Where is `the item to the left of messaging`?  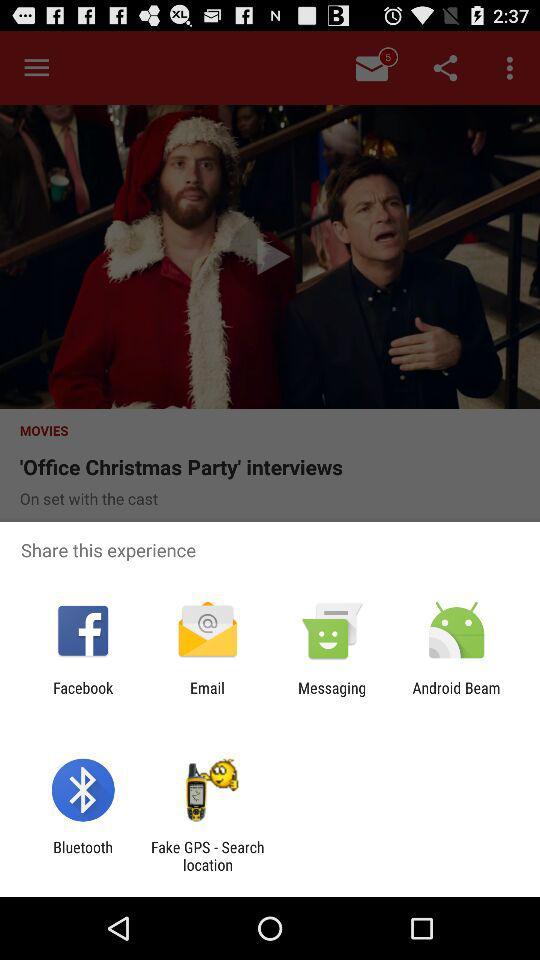 the item to the left of messaging is located at coordinates (206, 696).